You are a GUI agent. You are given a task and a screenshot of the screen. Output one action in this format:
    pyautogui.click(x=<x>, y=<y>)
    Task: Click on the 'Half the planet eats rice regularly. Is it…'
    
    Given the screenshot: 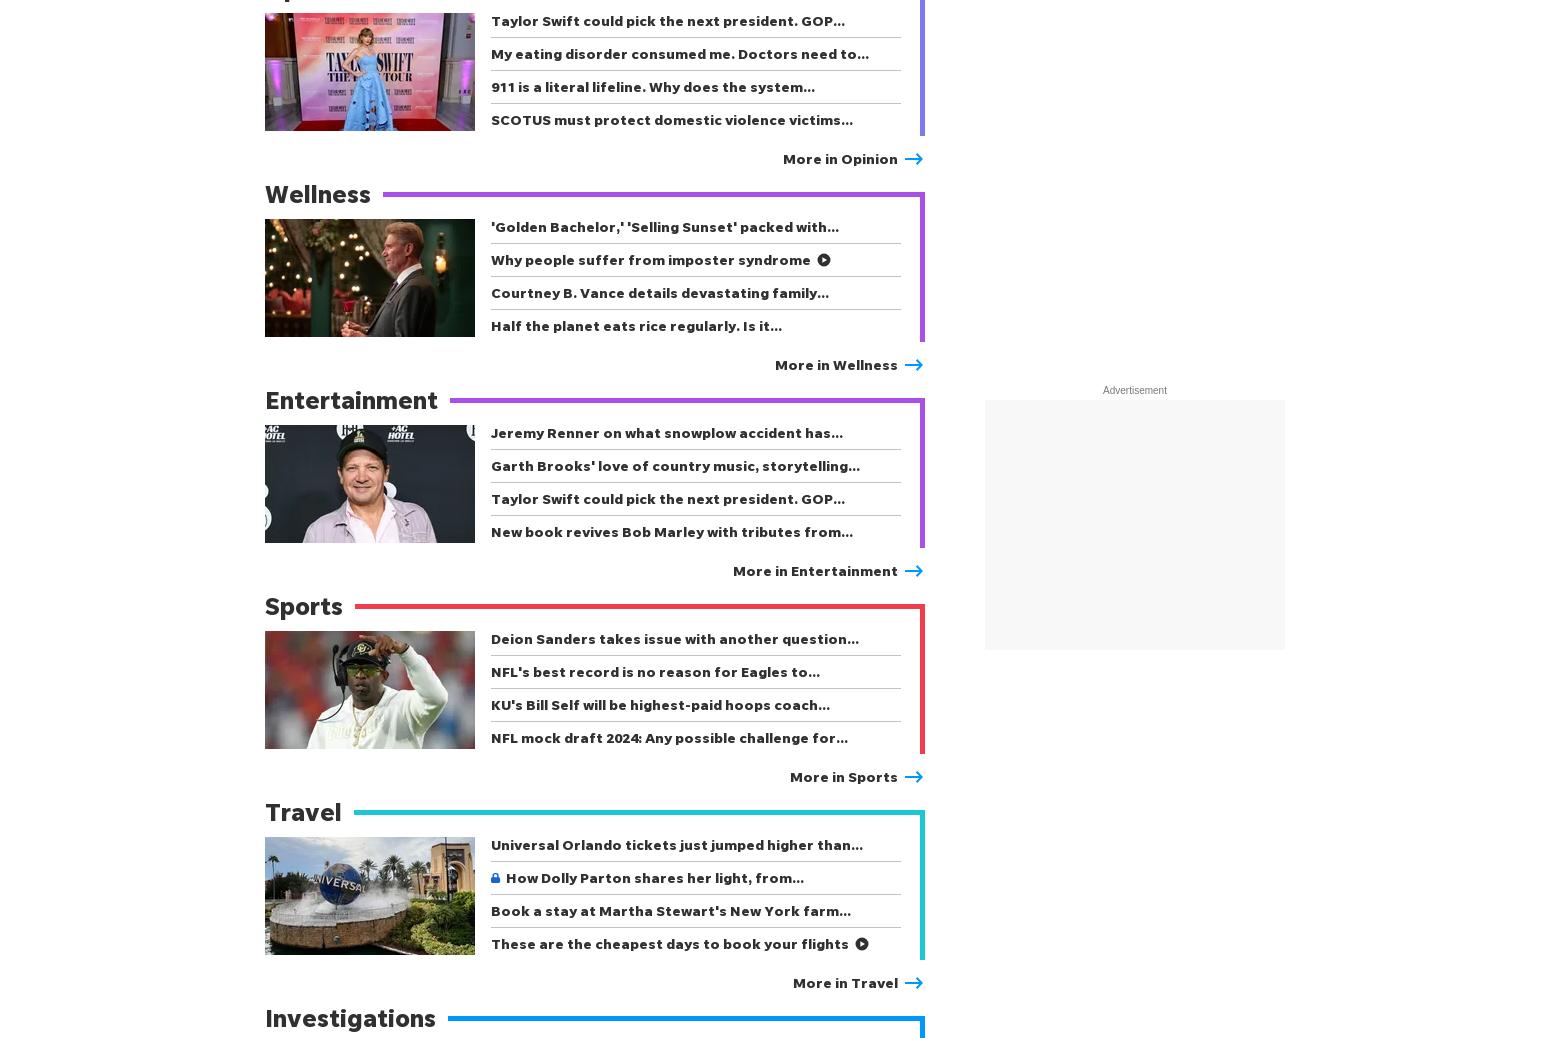 What is the action you would take?
    pyautogui.click(x=635, y=325)
    